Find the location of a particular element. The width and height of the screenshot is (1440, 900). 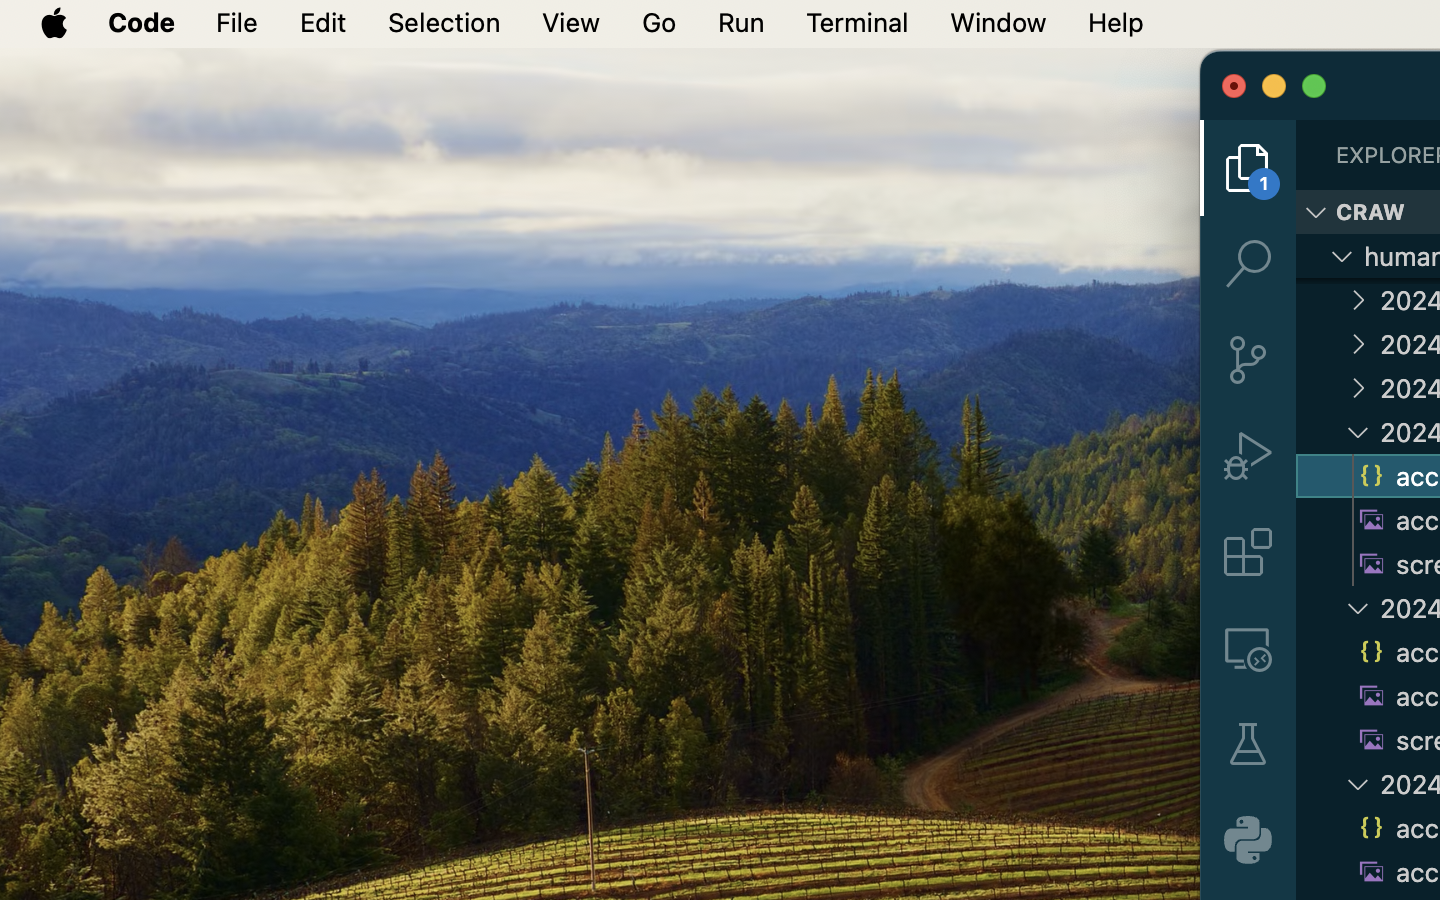

'0 ' is located at coordinates (1247, 648).